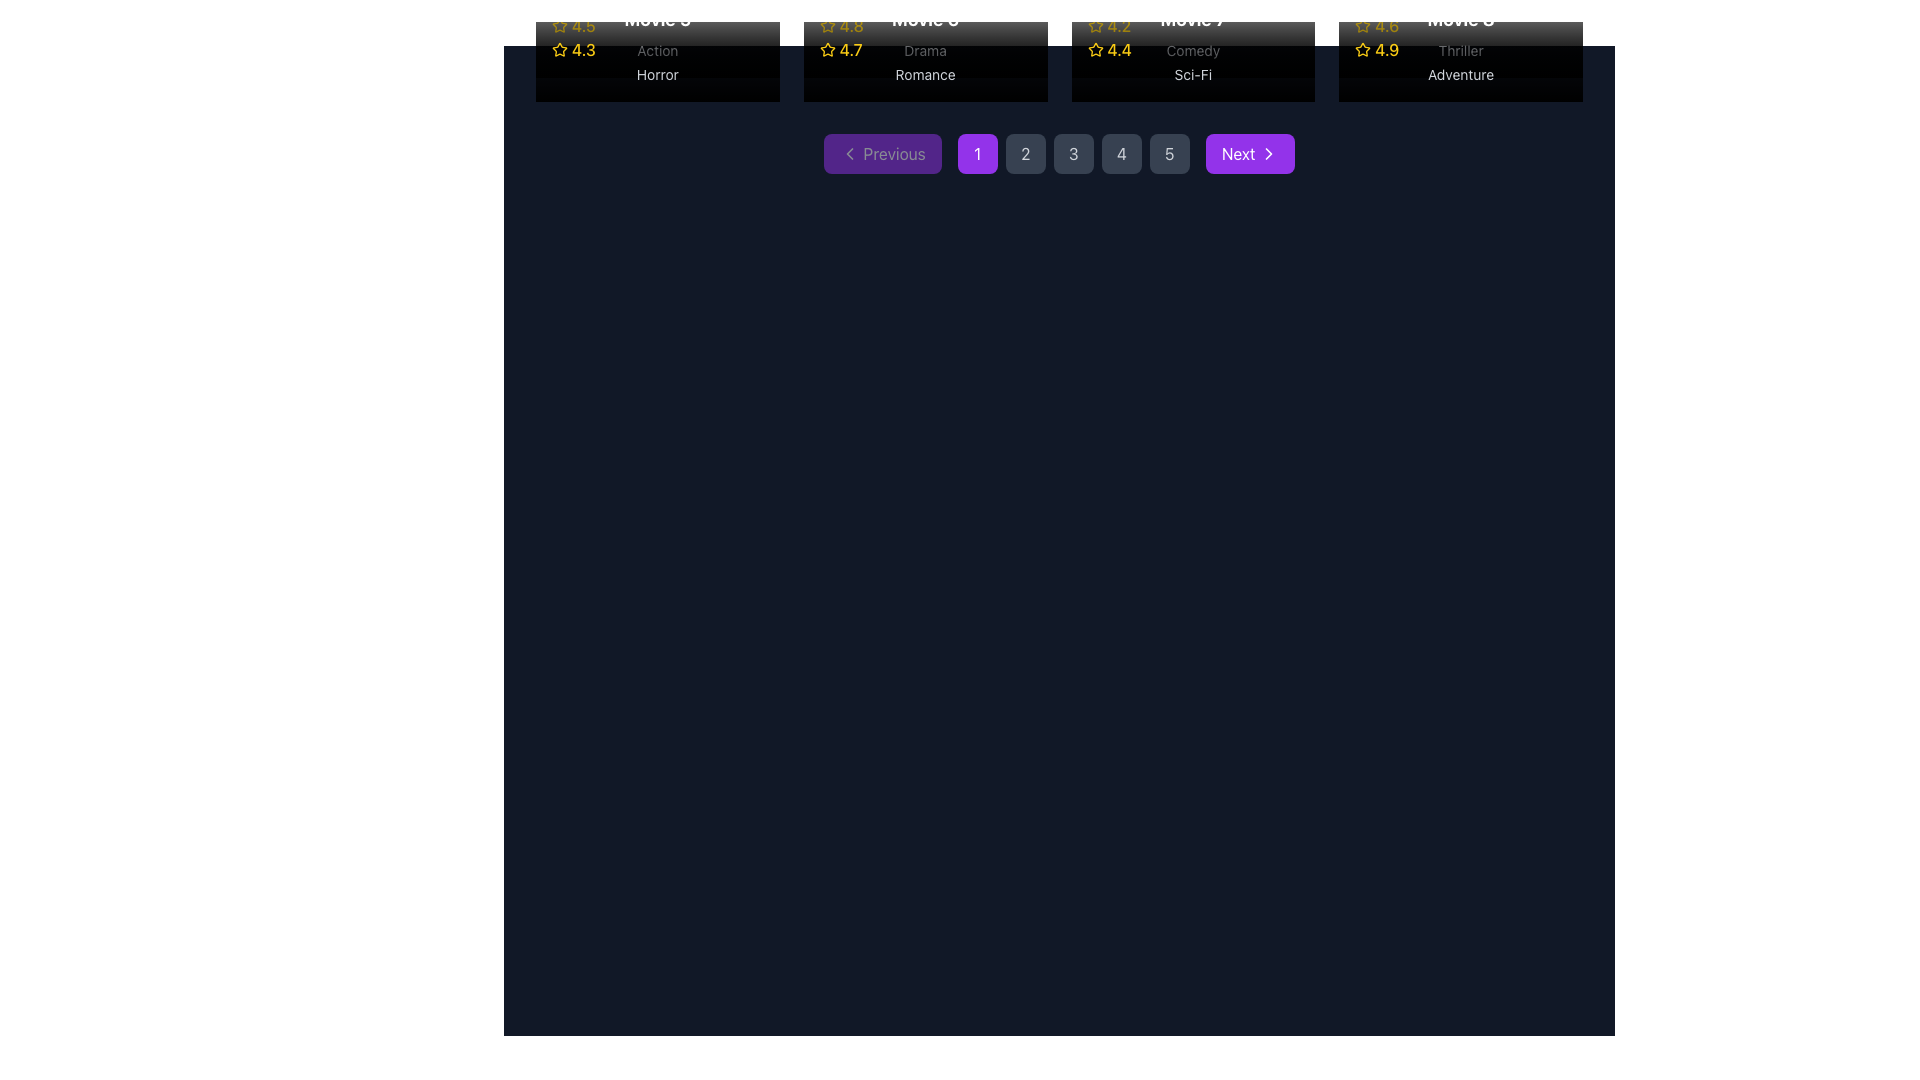 The image size is (1920, 1080). What do you see at coordinates (657, 73) in the screenshot?
I see `the text label displaying 'Horror', which is in a small gray font and located below the 'Action' text within the movie information section` at bounding box center [657, 73].